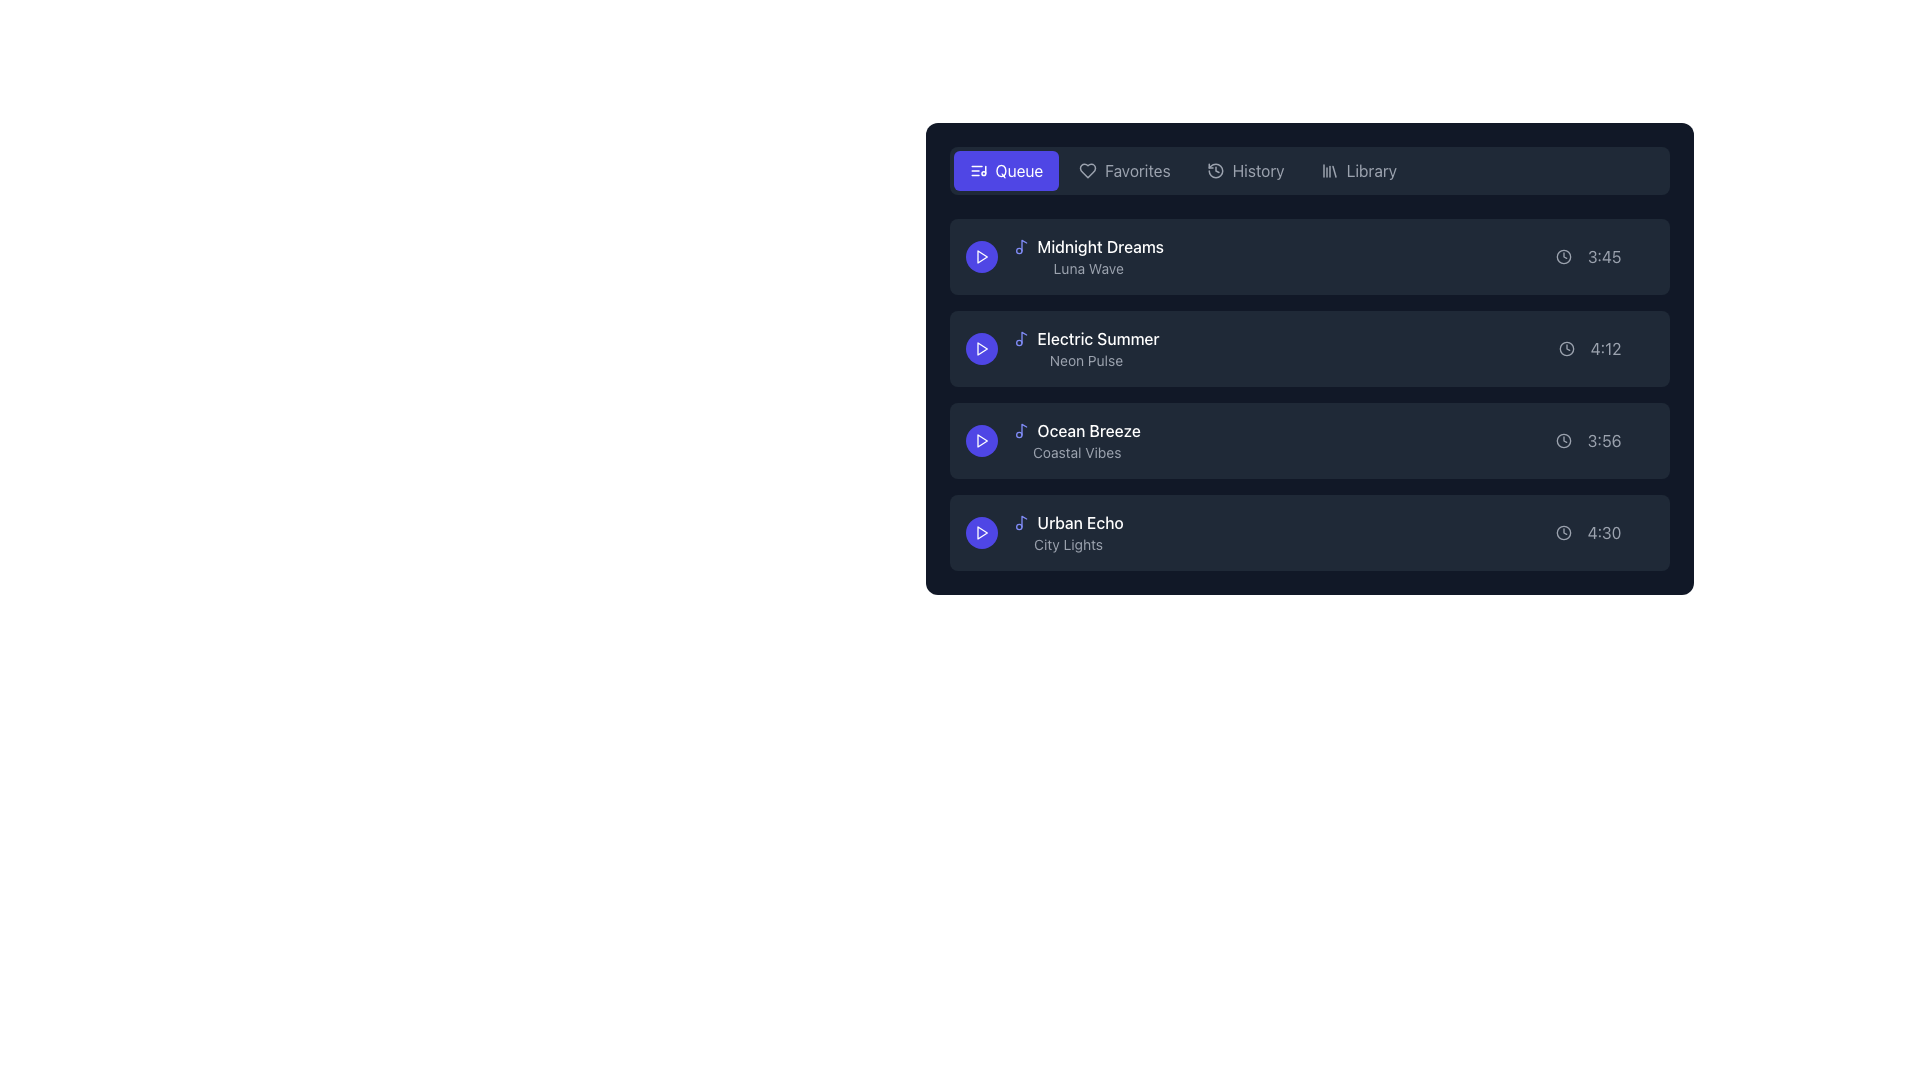 The height and width of the screenshot is (1080, 1920). What do you see at coordinates (1606, 347) in the screenshot?
I see `the text label displaying the time value '4:12' styled in gray, located in front of a clock icon on the right-hand side of the second row of the list` at bounding box center [1606, 347].